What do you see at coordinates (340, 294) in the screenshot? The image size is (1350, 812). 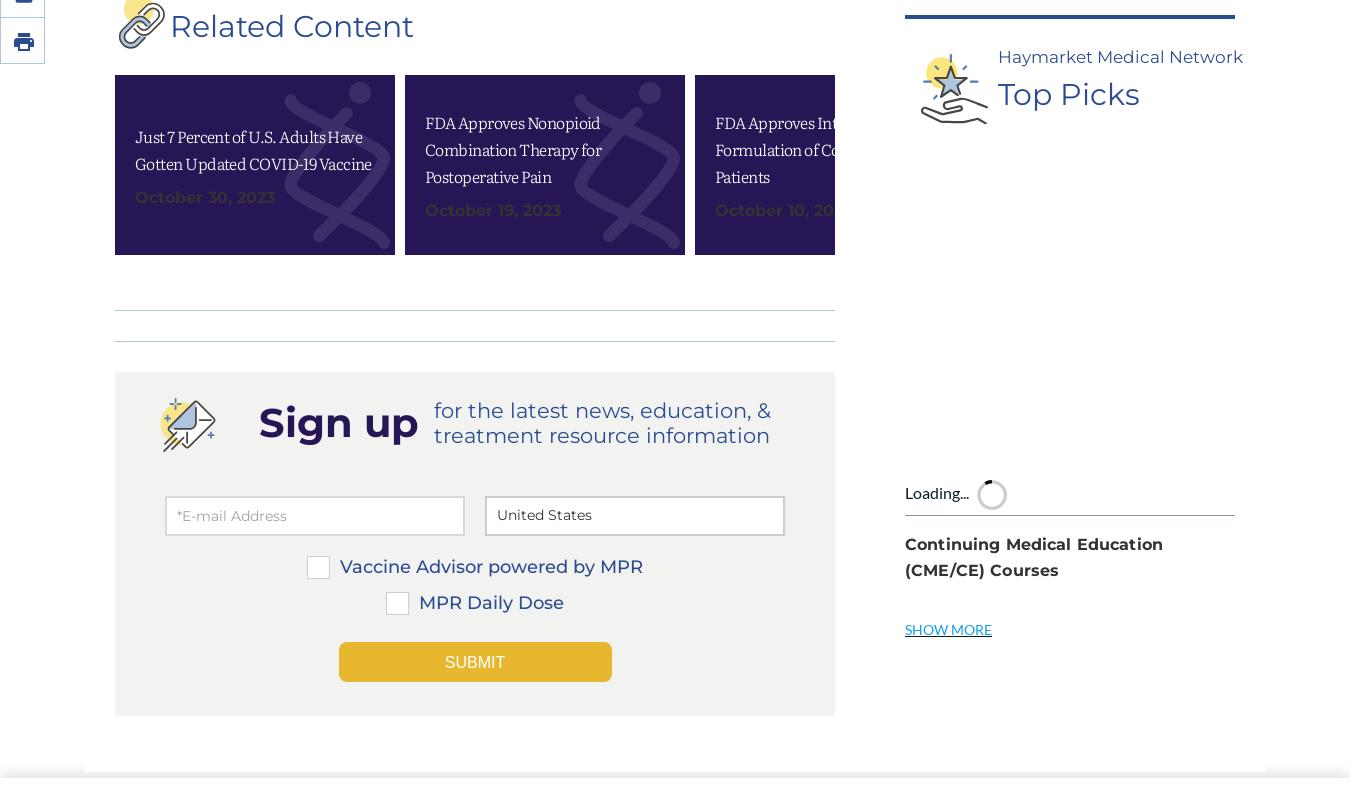 I see `'Vaccine Advisor powered by MPR'` at bounding box center [340, 294].